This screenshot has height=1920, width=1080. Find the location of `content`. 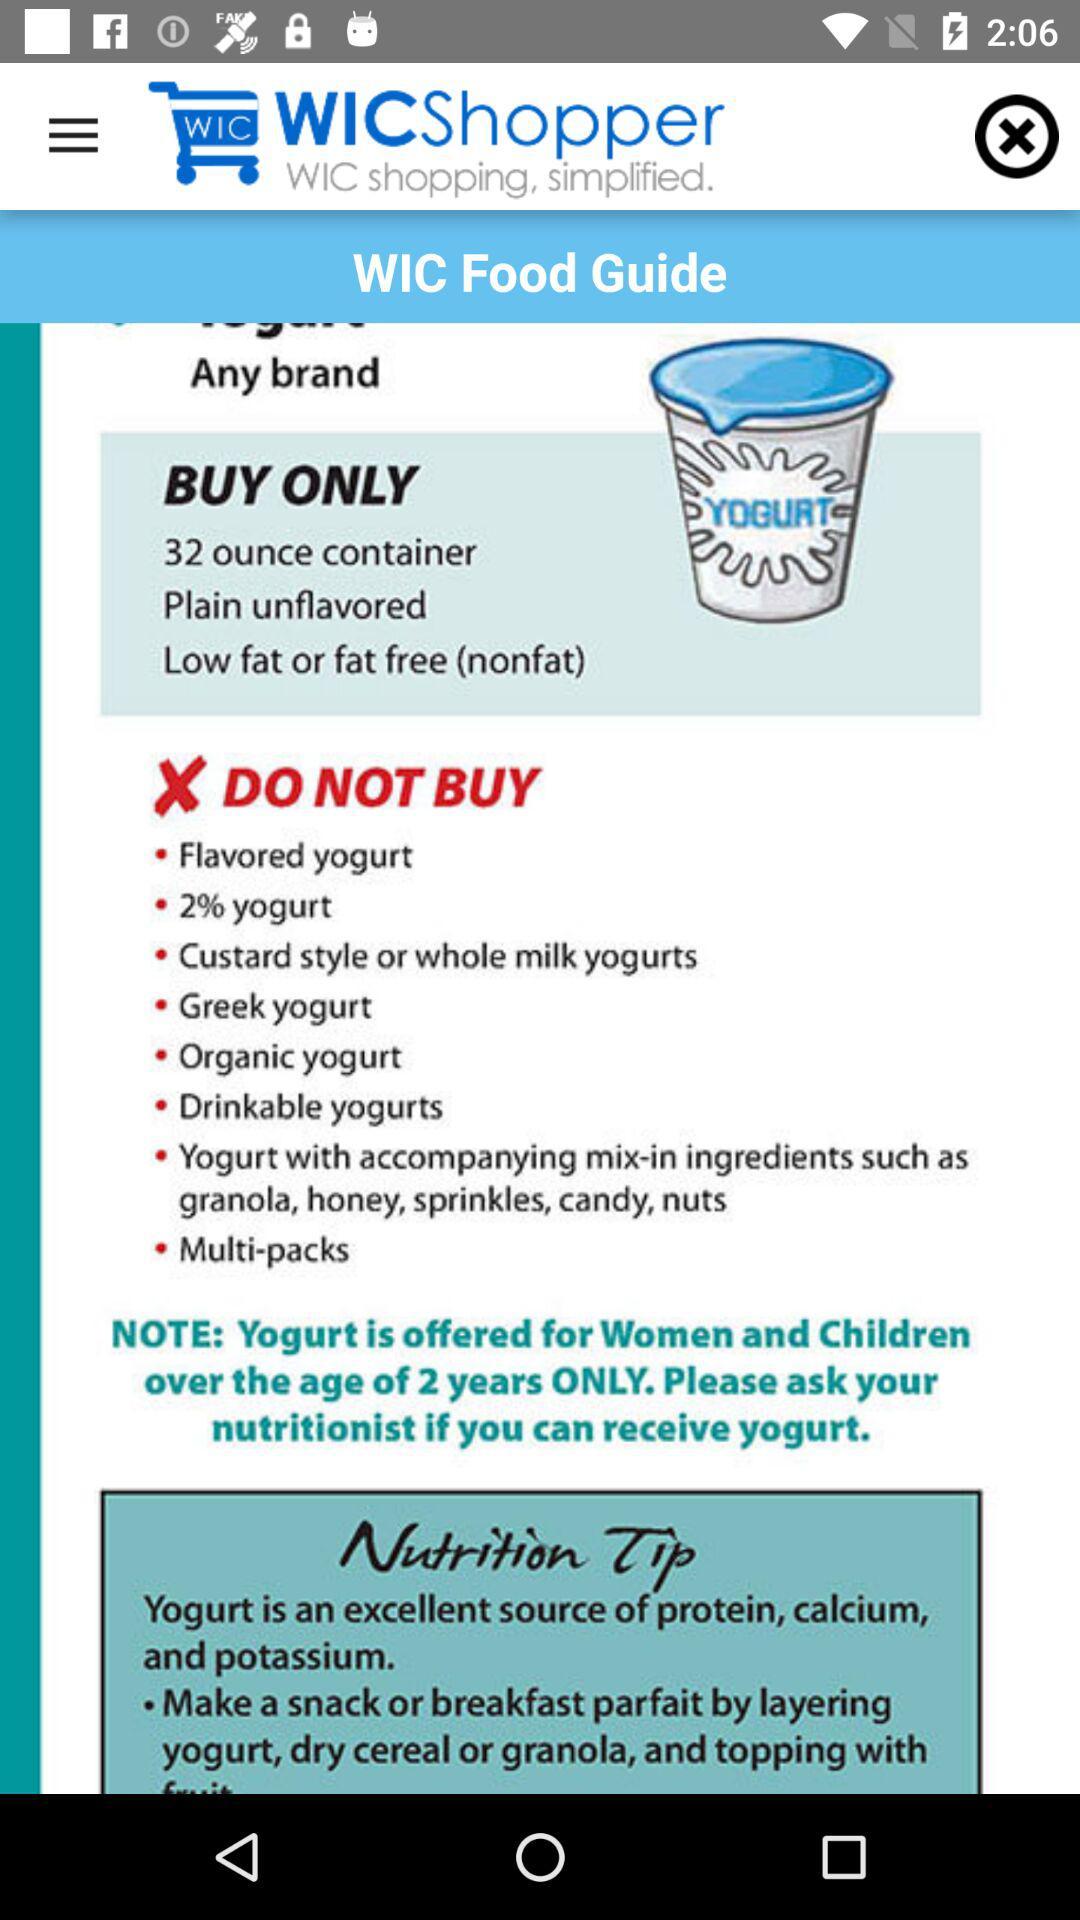

content is located at coordinates (540, 1057).